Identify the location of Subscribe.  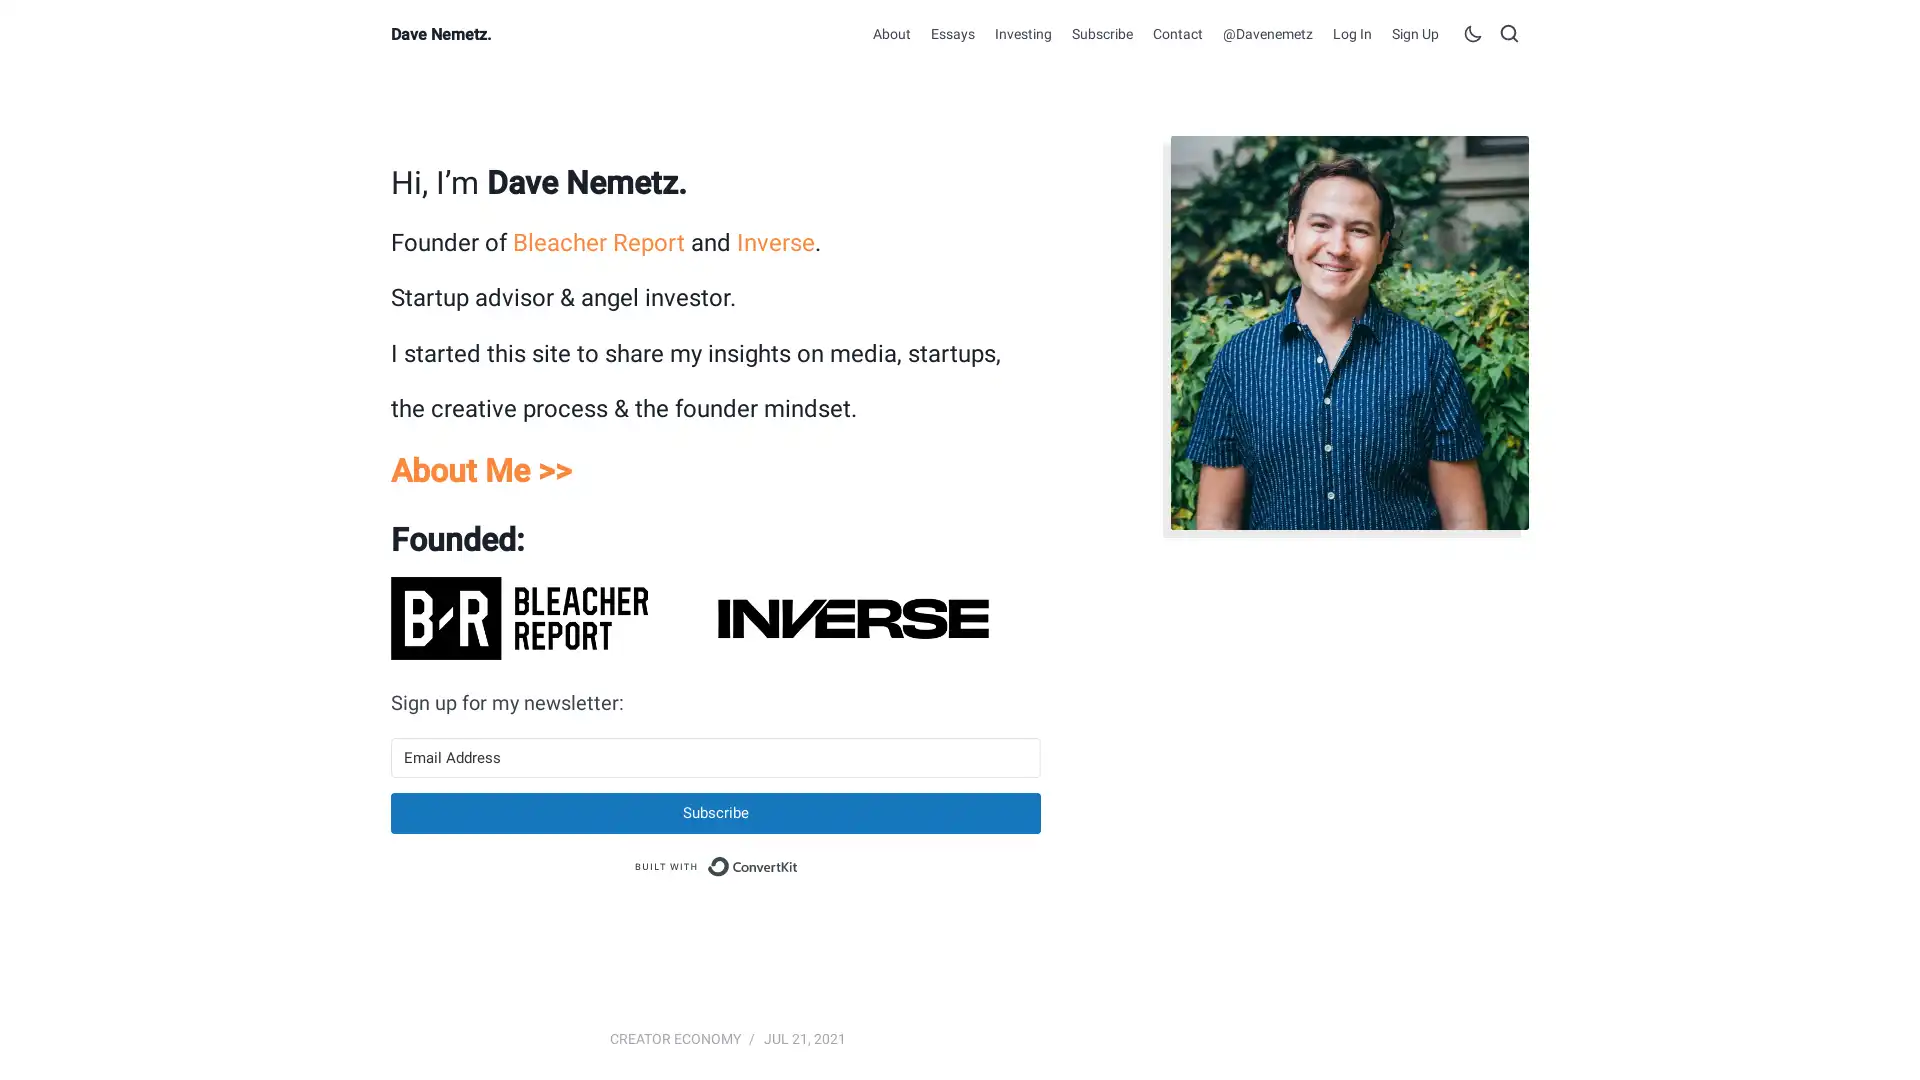
(715, 813).